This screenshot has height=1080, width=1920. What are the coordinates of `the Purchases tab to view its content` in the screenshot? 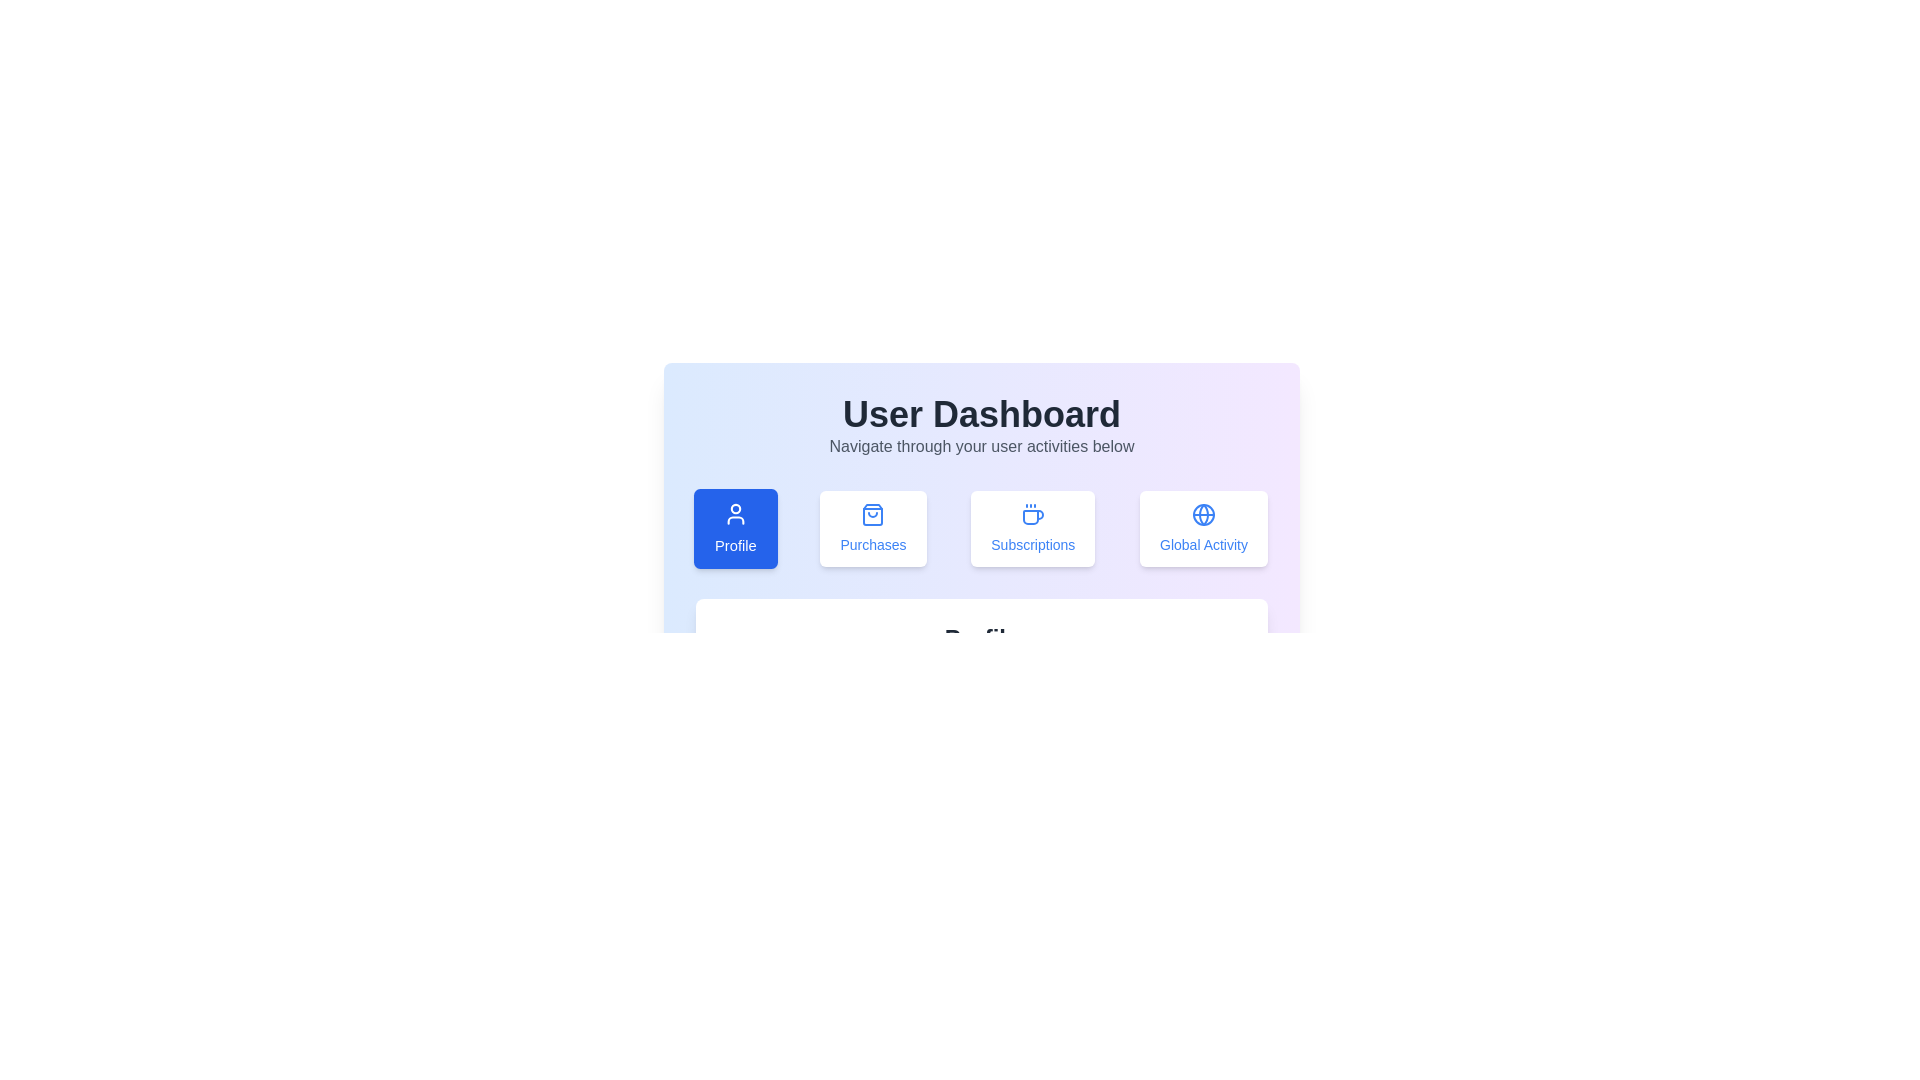 It's located at (873, 527).